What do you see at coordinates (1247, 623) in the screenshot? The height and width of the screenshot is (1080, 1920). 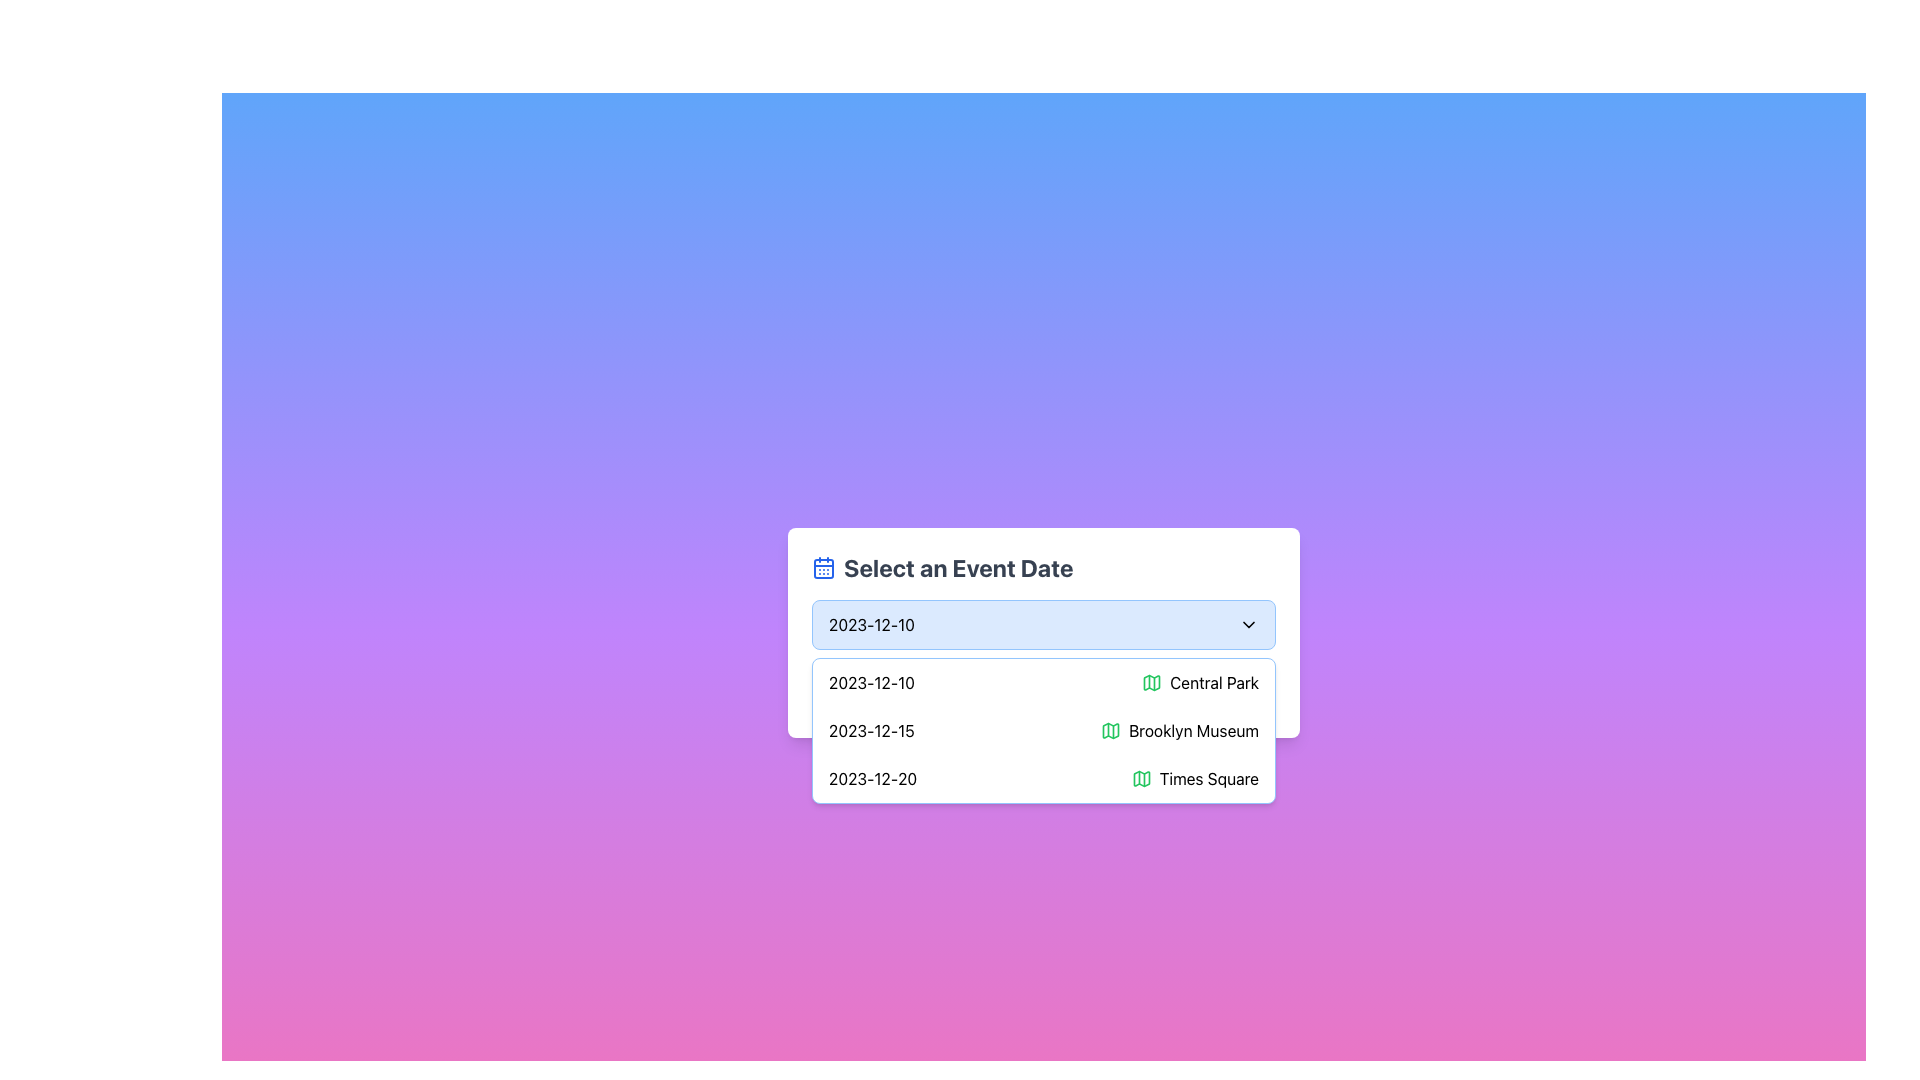 I see `the chevron-down icon located to the far right of the dropdown field` at bounding box center [1247, 623].